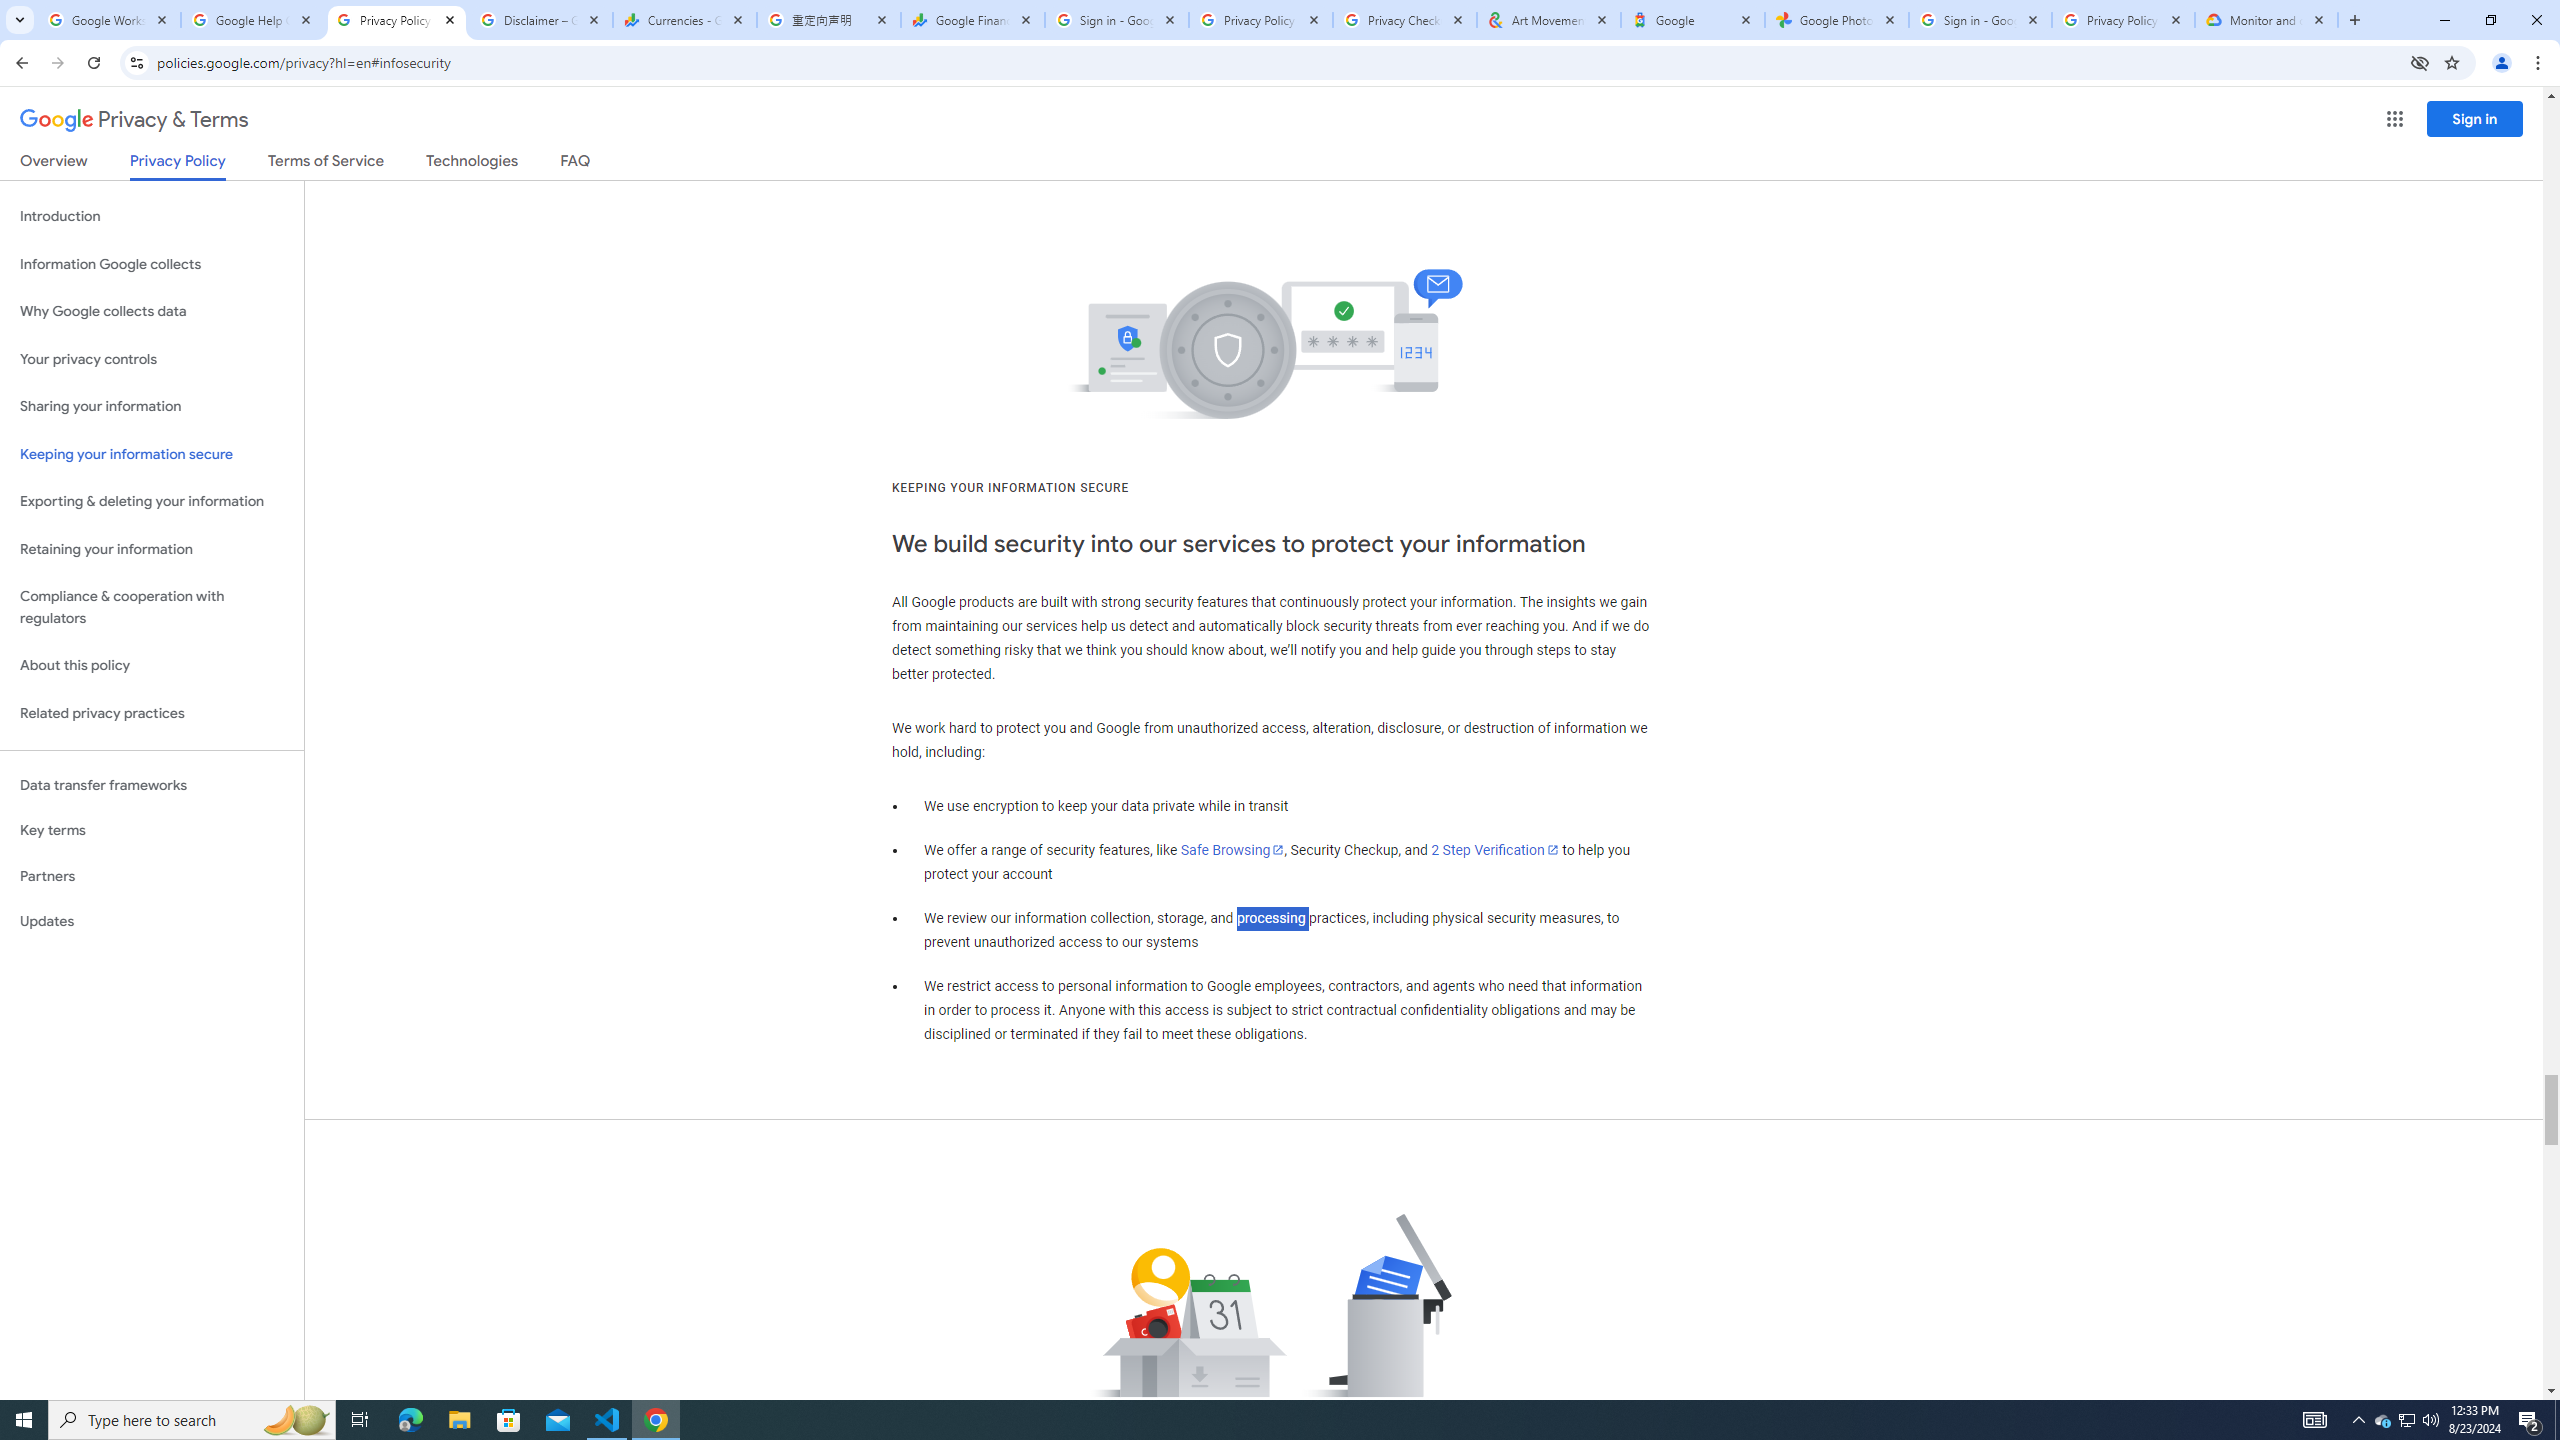 Image resolution: width=2560 pixels, height=1440 pixels. Describe the element at coordinates (1495, 850) in the screenshot. I see `'2 Step Verification'` at that location.